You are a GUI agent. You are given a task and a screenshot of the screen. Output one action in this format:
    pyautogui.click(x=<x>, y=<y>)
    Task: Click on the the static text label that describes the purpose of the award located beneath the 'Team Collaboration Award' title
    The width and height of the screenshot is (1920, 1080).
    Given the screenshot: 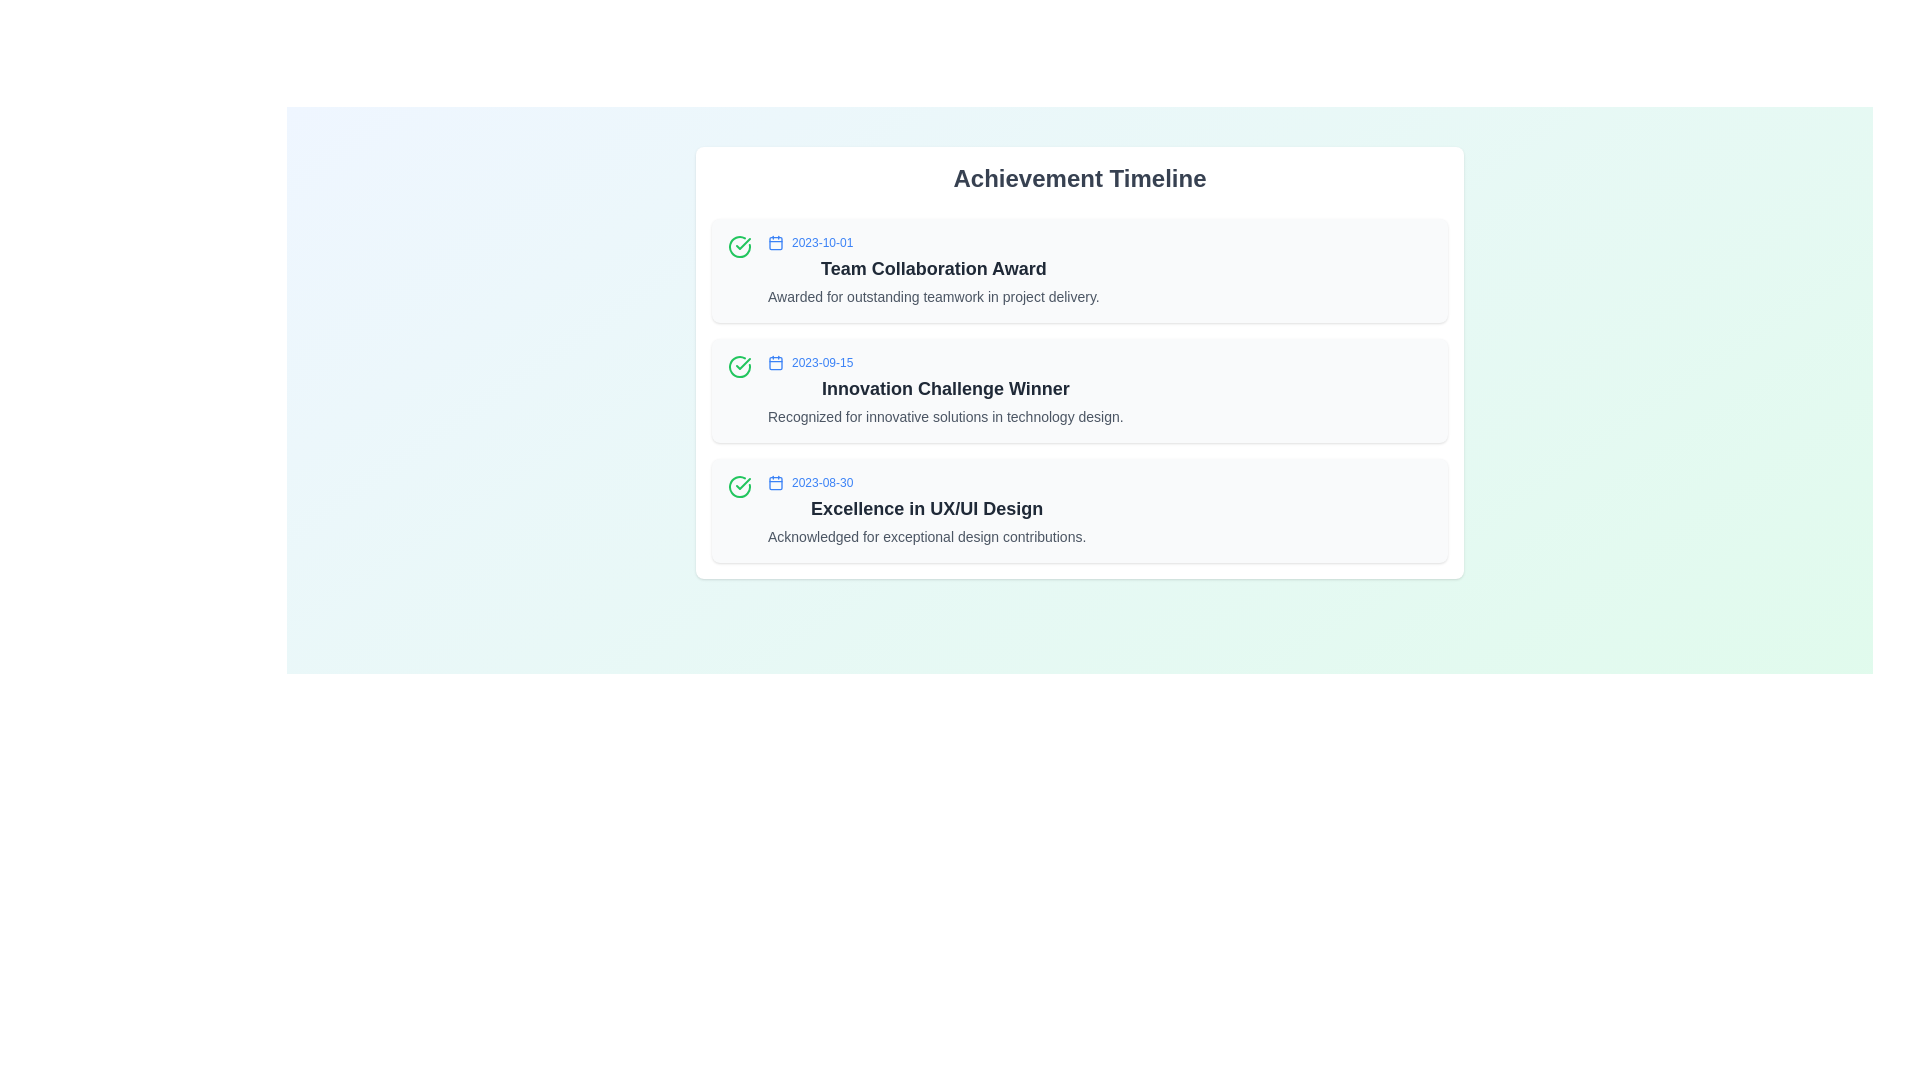 What is the action you would take?
    pyautogui.click(x=932, y=297)
    